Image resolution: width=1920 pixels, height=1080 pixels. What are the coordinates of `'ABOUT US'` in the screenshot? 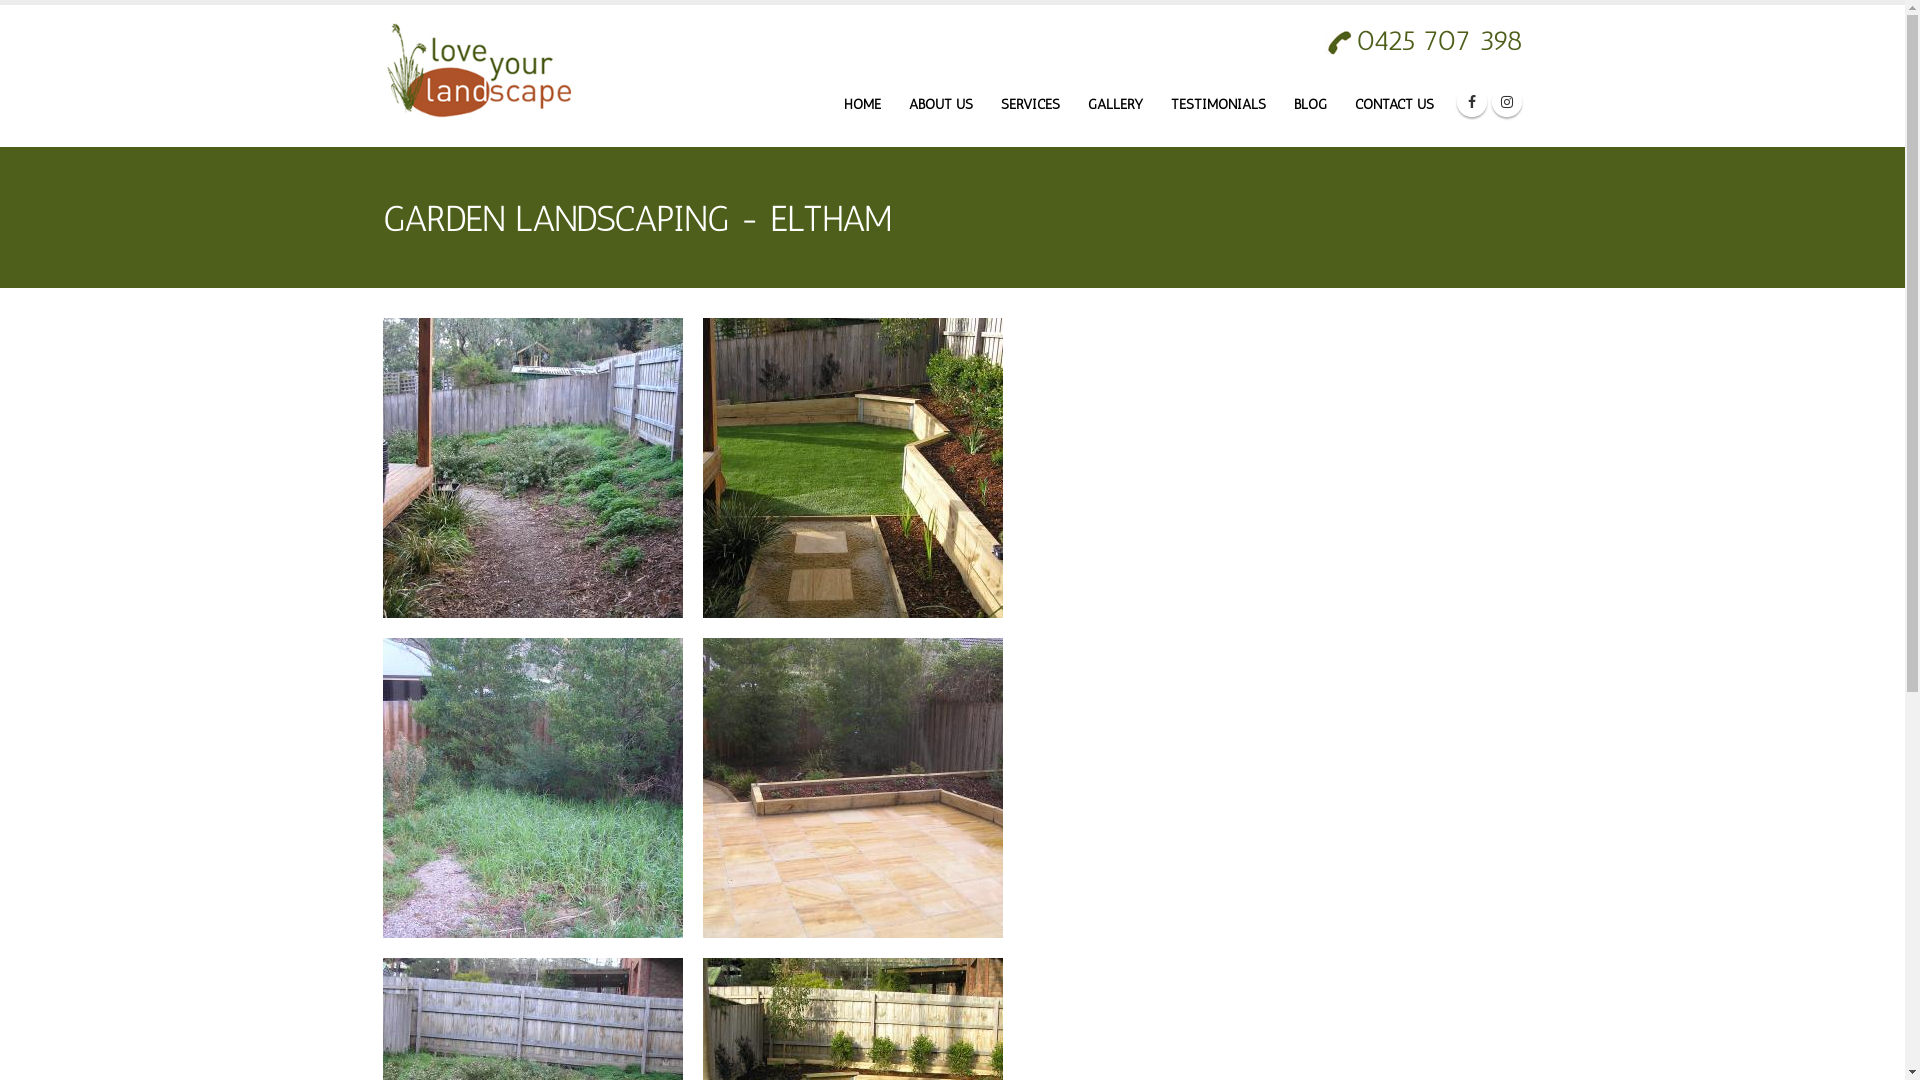 It's located at (939, 104).